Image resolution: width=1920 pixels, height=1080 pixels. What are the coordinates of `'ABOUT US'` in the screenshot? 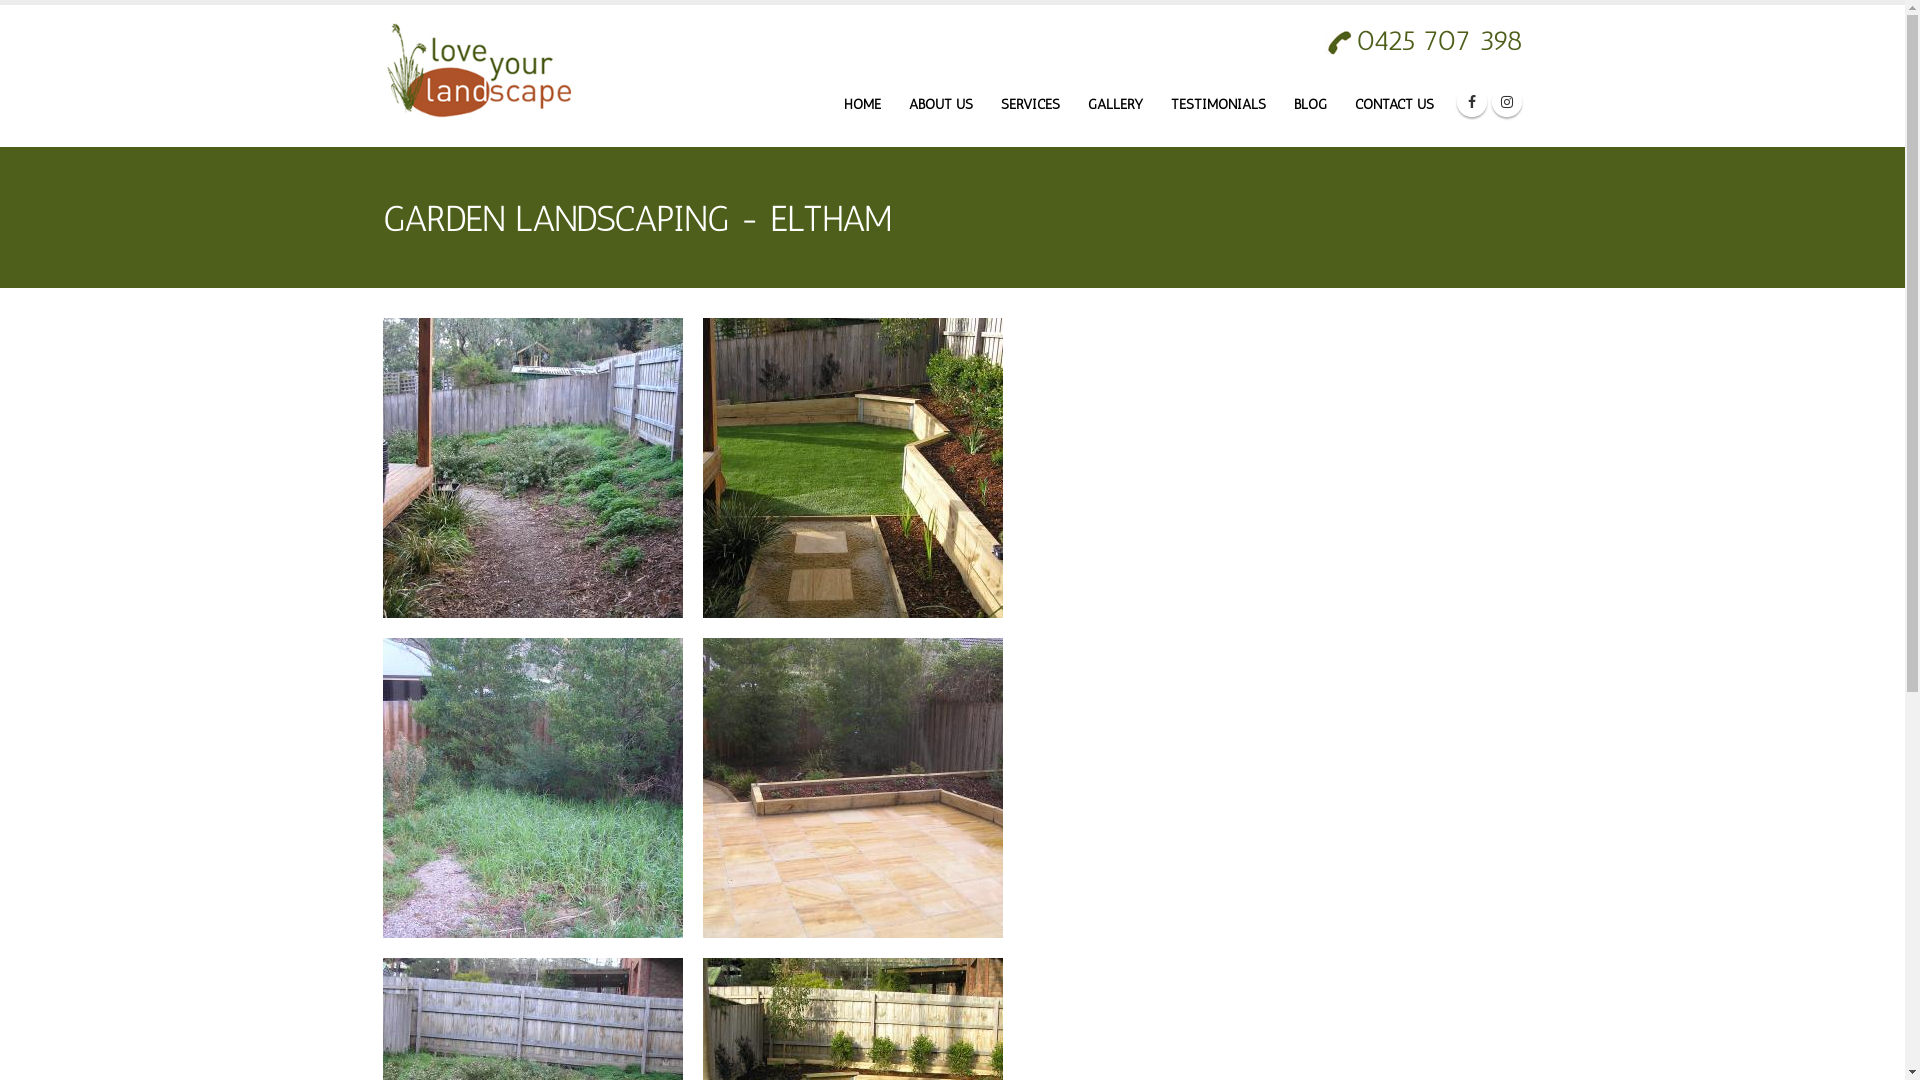 It's located at (939, 104).